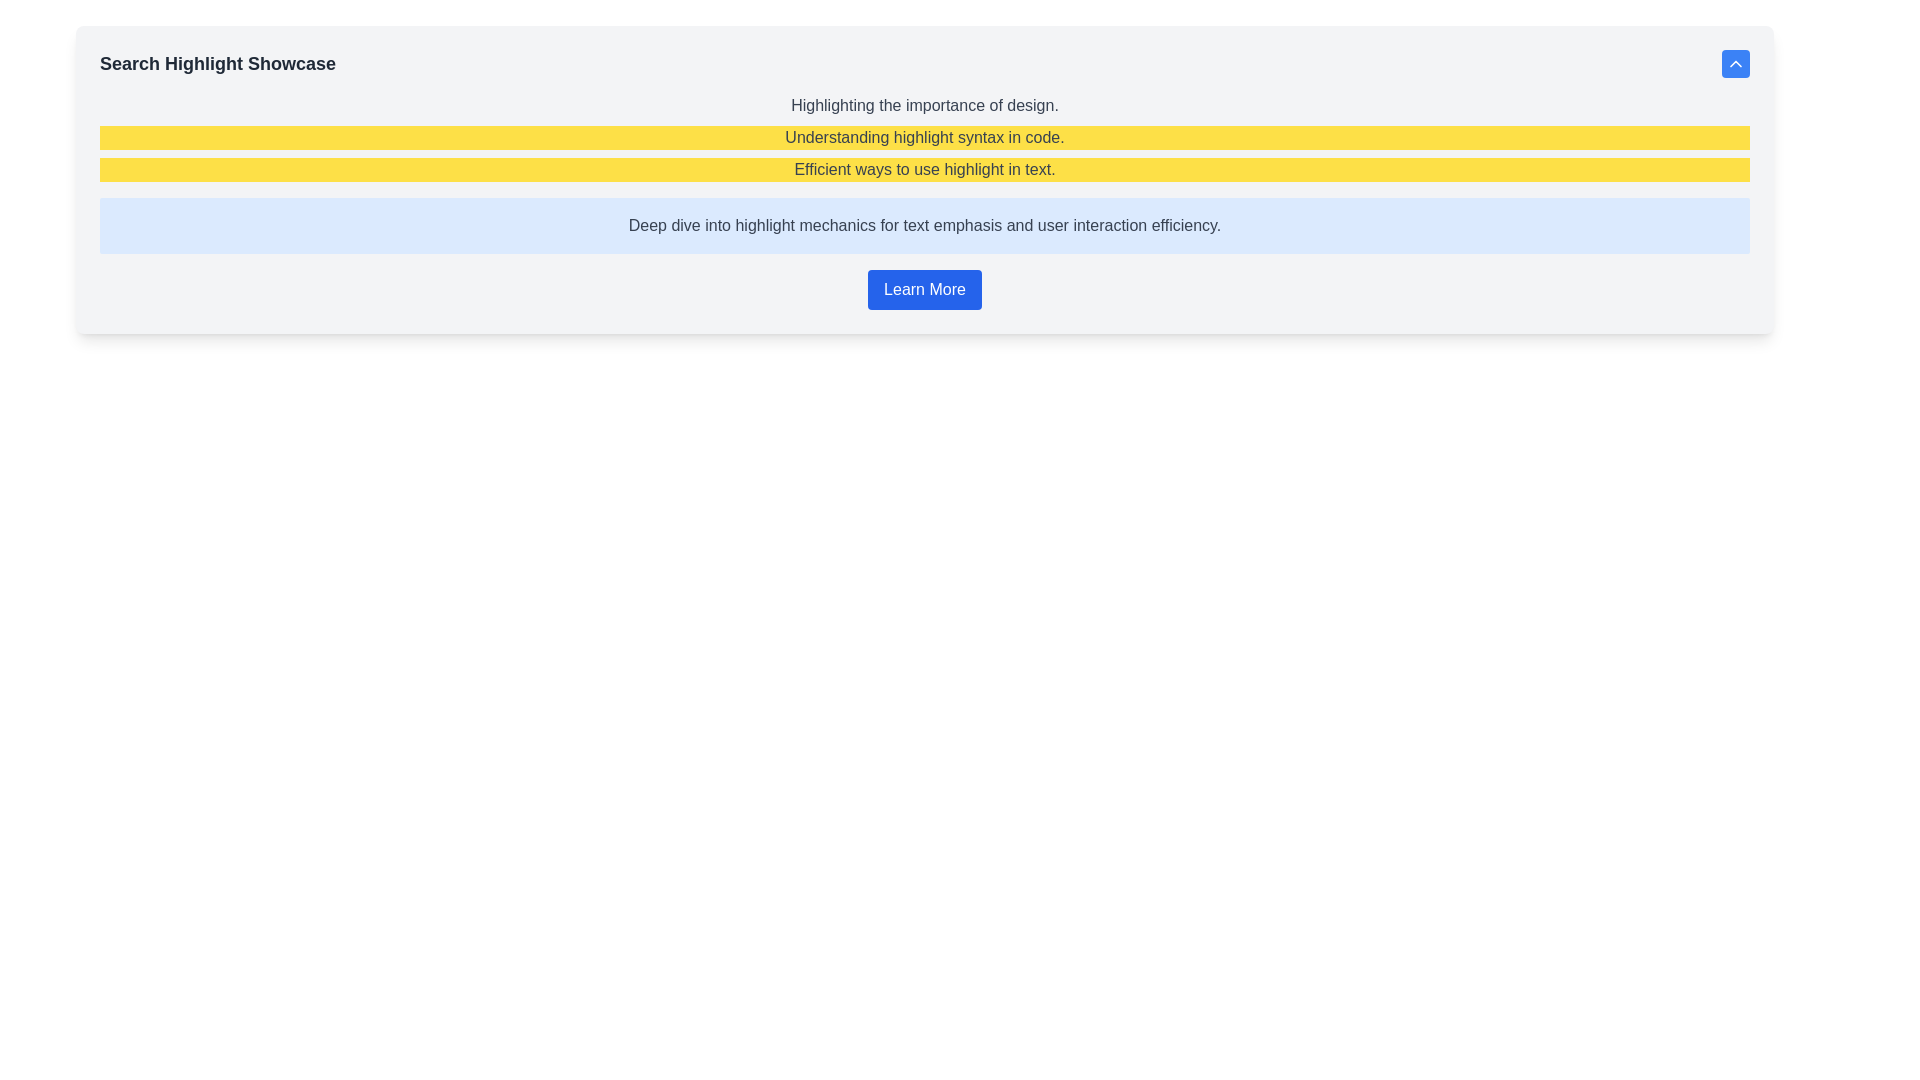 This screenshot has height=1080, width=1920. Describe the element at coordinates (924, 225) in the screenshot. I see `the informative text element that provides extended details about the content subcategory, located within a blue rectangular box, which is the fifth item in a vertical stack of content elements` at that location.